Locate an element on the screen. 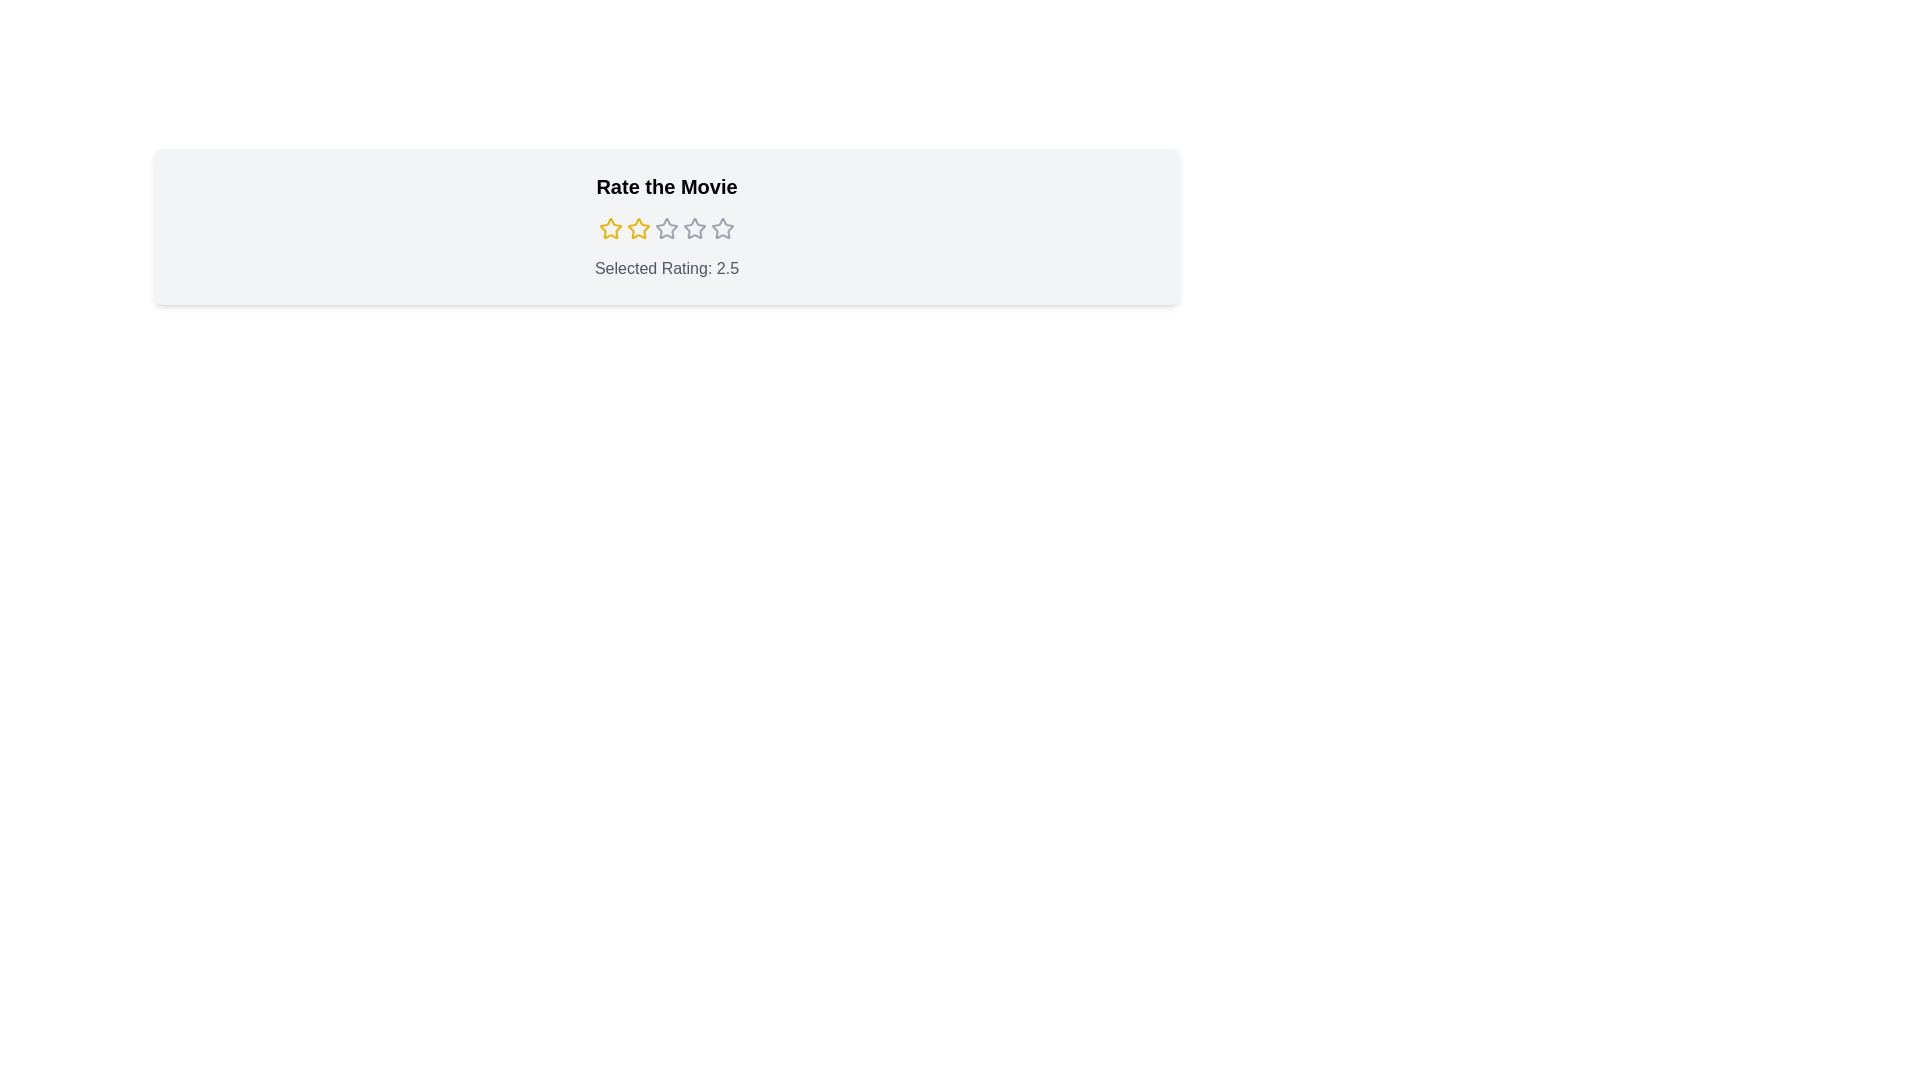 The height and width of the screenshot is (1080, 1920). the gray star icon with a hollow center, which is the third star from the left in the horizontal rating bar, to trigger a visual cue is located at coordinates (667, 227).